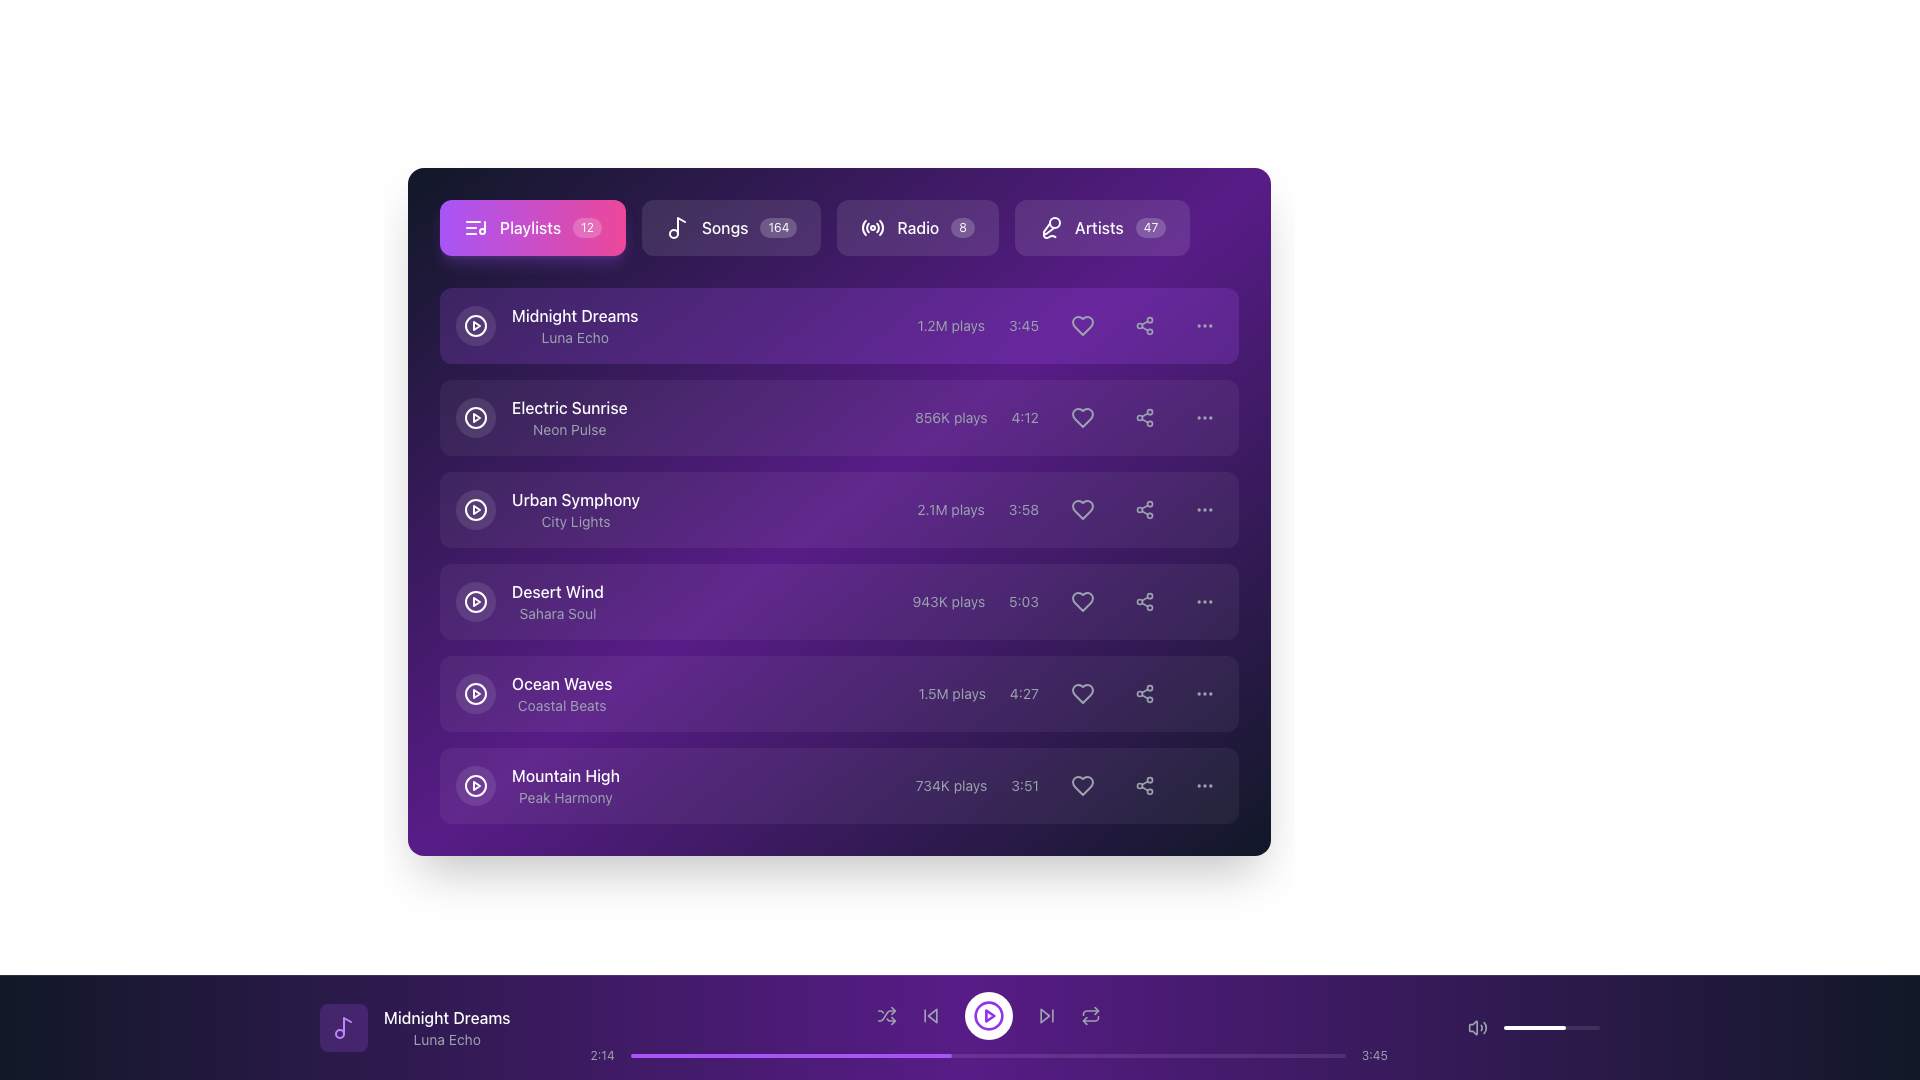  What do you see at coordinates (1203, 416) in the screenshot?
I see `the button located at the far right of the row for the song 'Electric Sunrise'` at bounding box center [1203, 416].